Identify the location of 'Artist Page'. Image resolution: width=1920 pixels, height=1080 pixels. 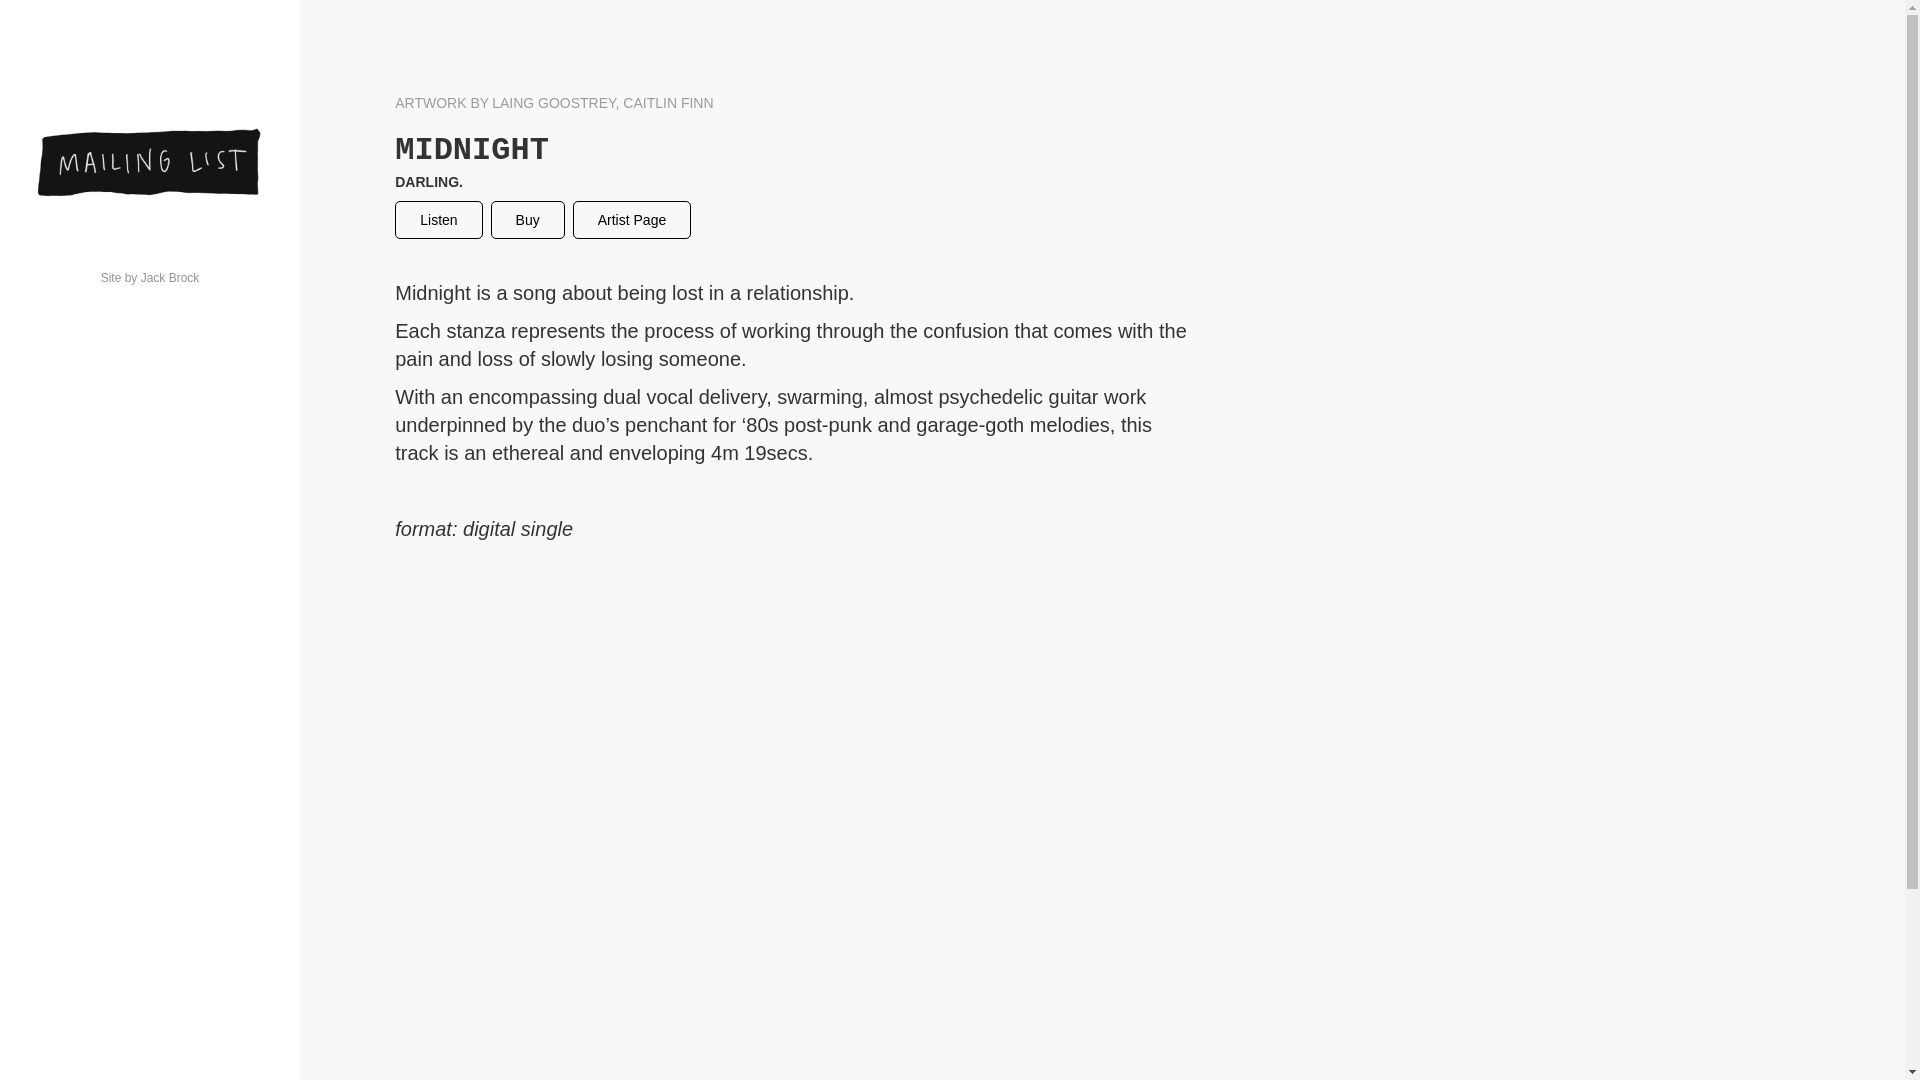
(631, 219).